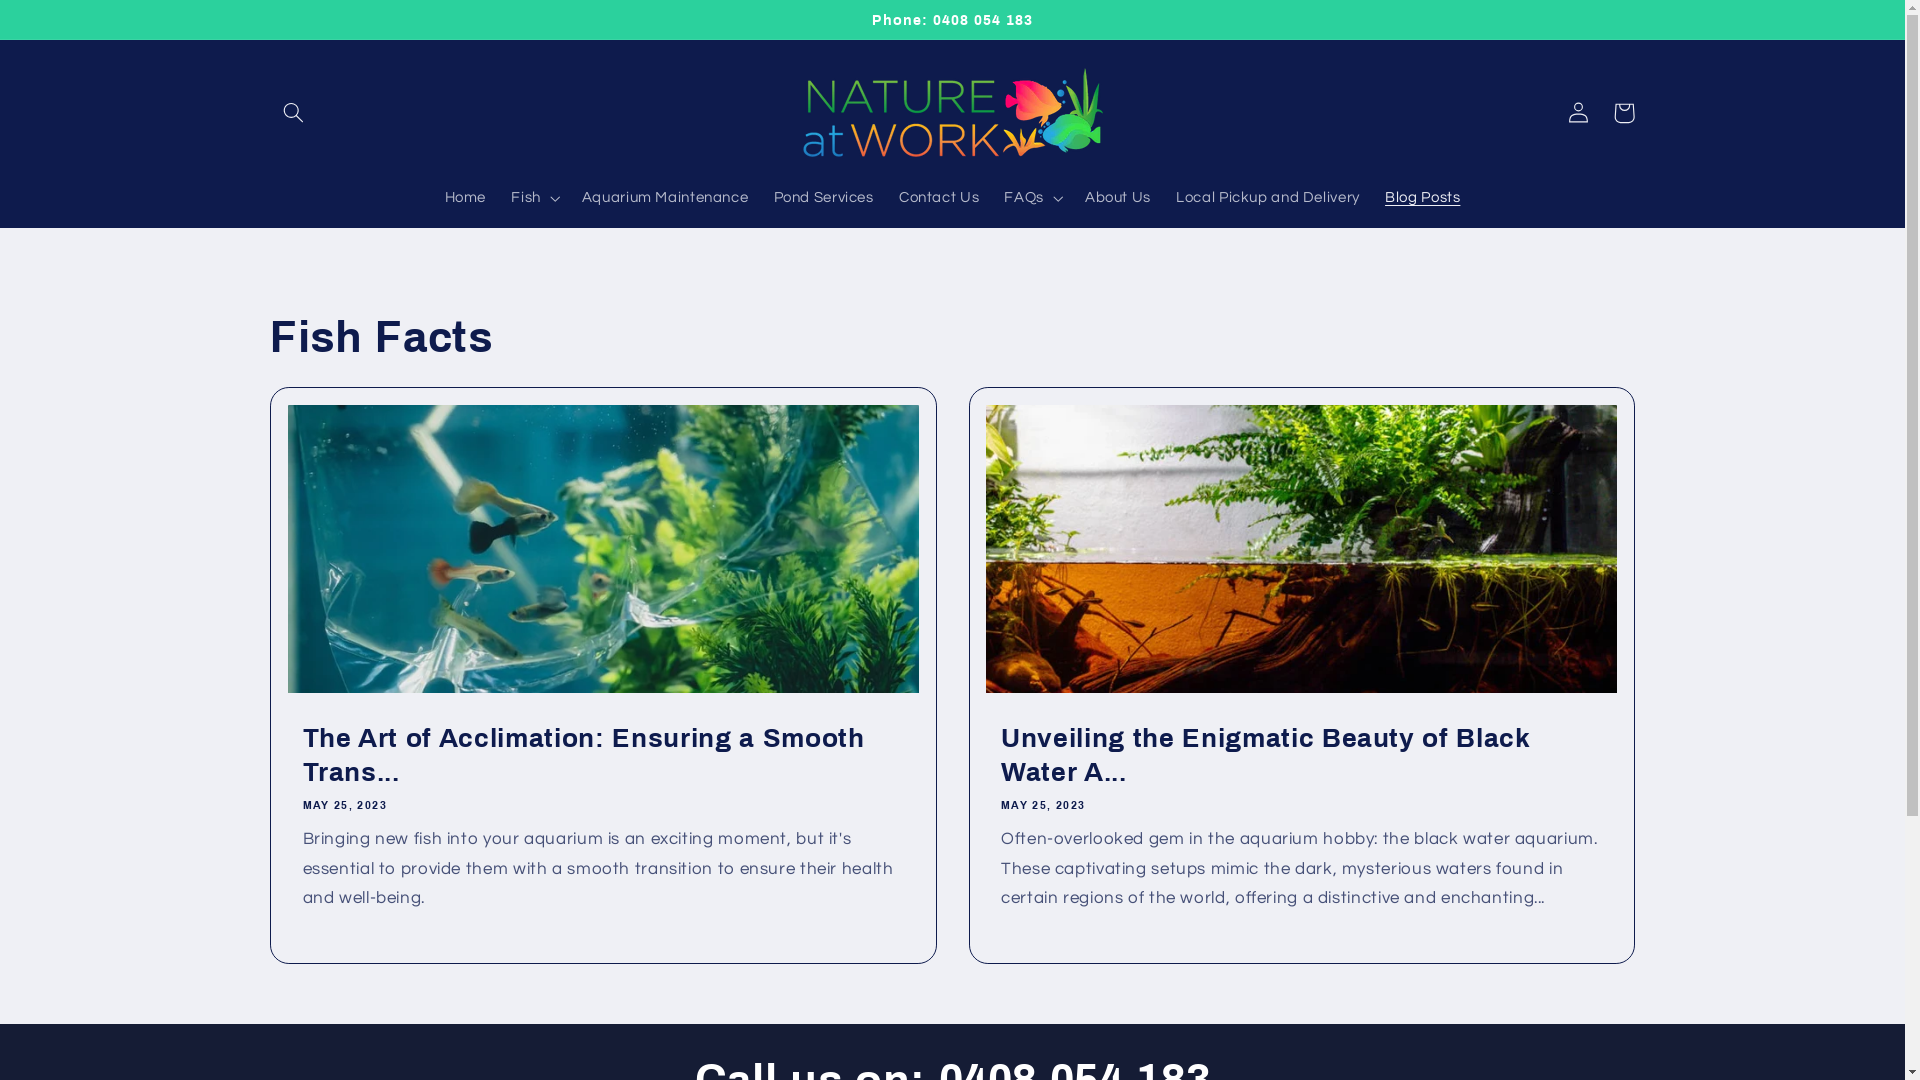 This screenshot has height=1080, width=1920. Describe the element at coordinates (885, 197) in the screenshot. I see `'Contact Us'` at that location.